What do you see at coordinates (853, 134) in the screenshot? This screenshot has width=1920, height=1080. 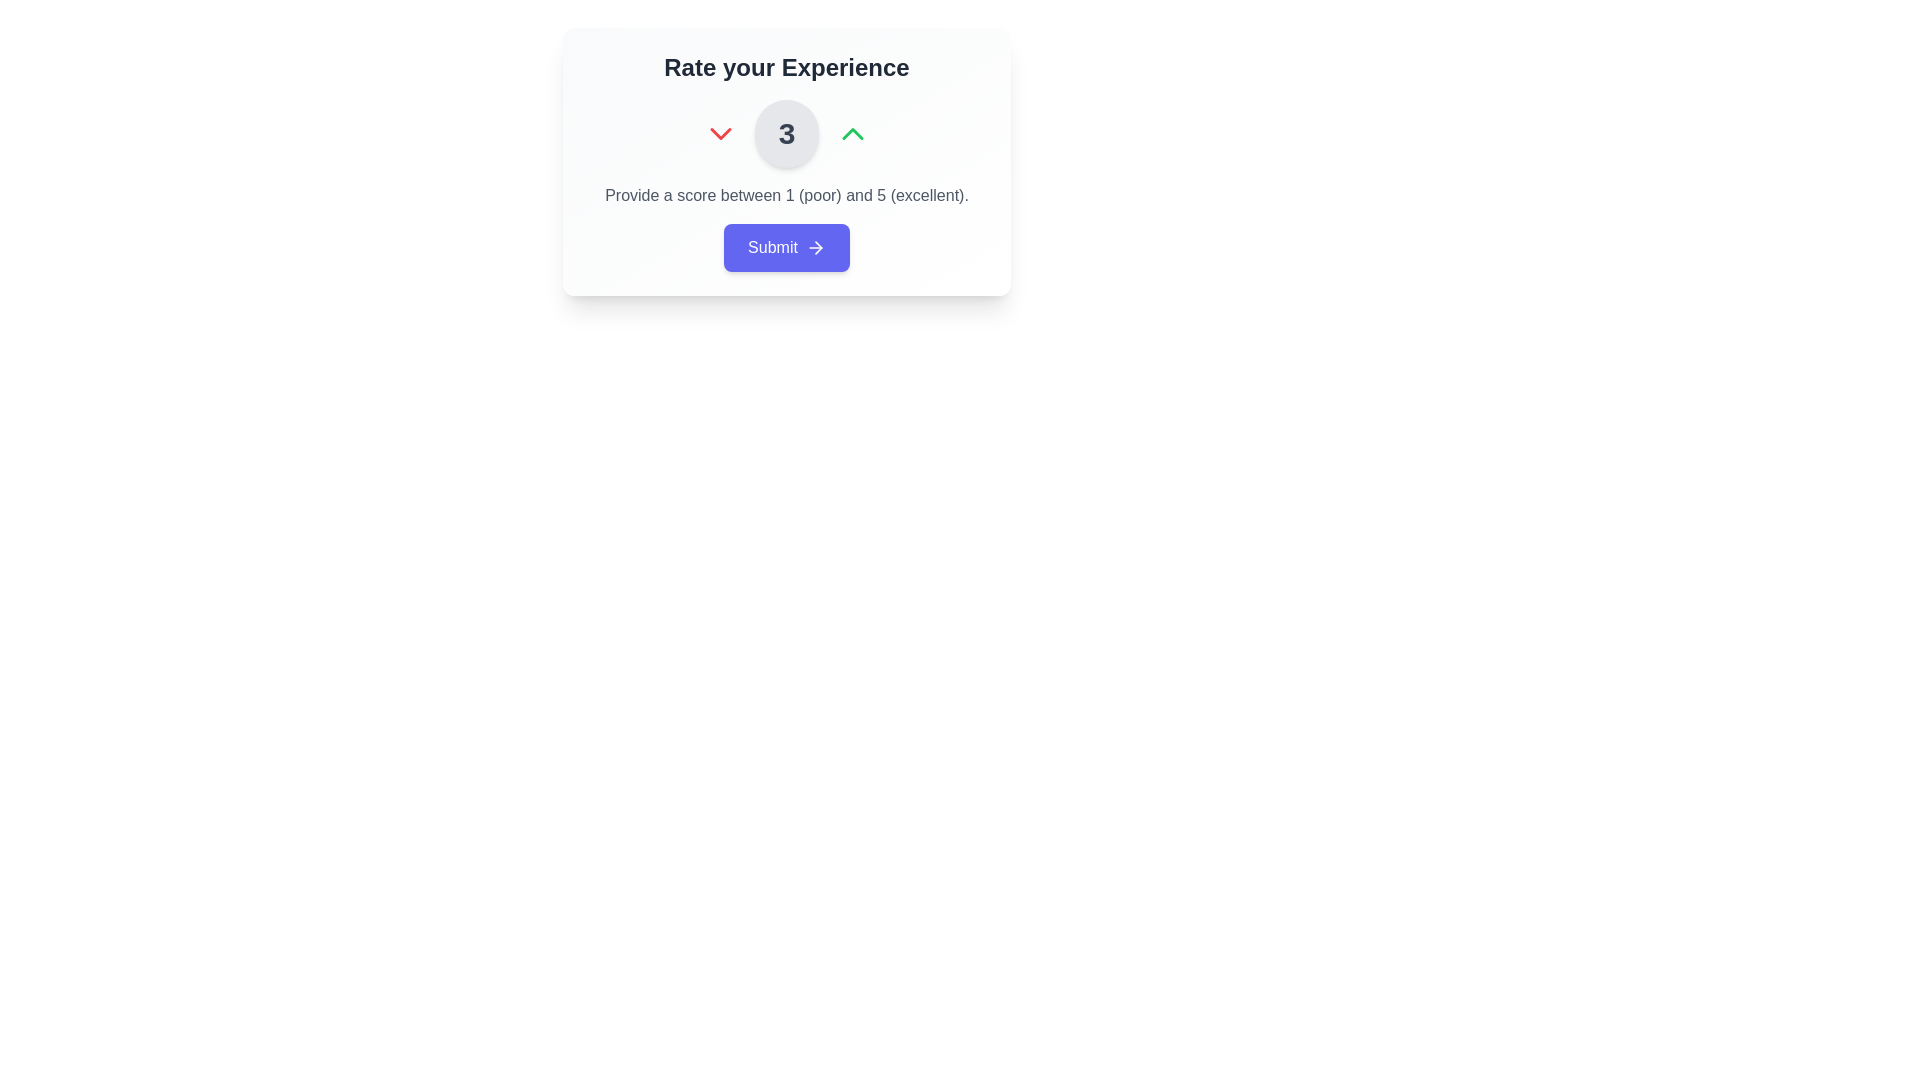 I see `the up-chevron icon representing an upward action, located above the circled '3' rating in the interface` at bounding box center [853, 134].